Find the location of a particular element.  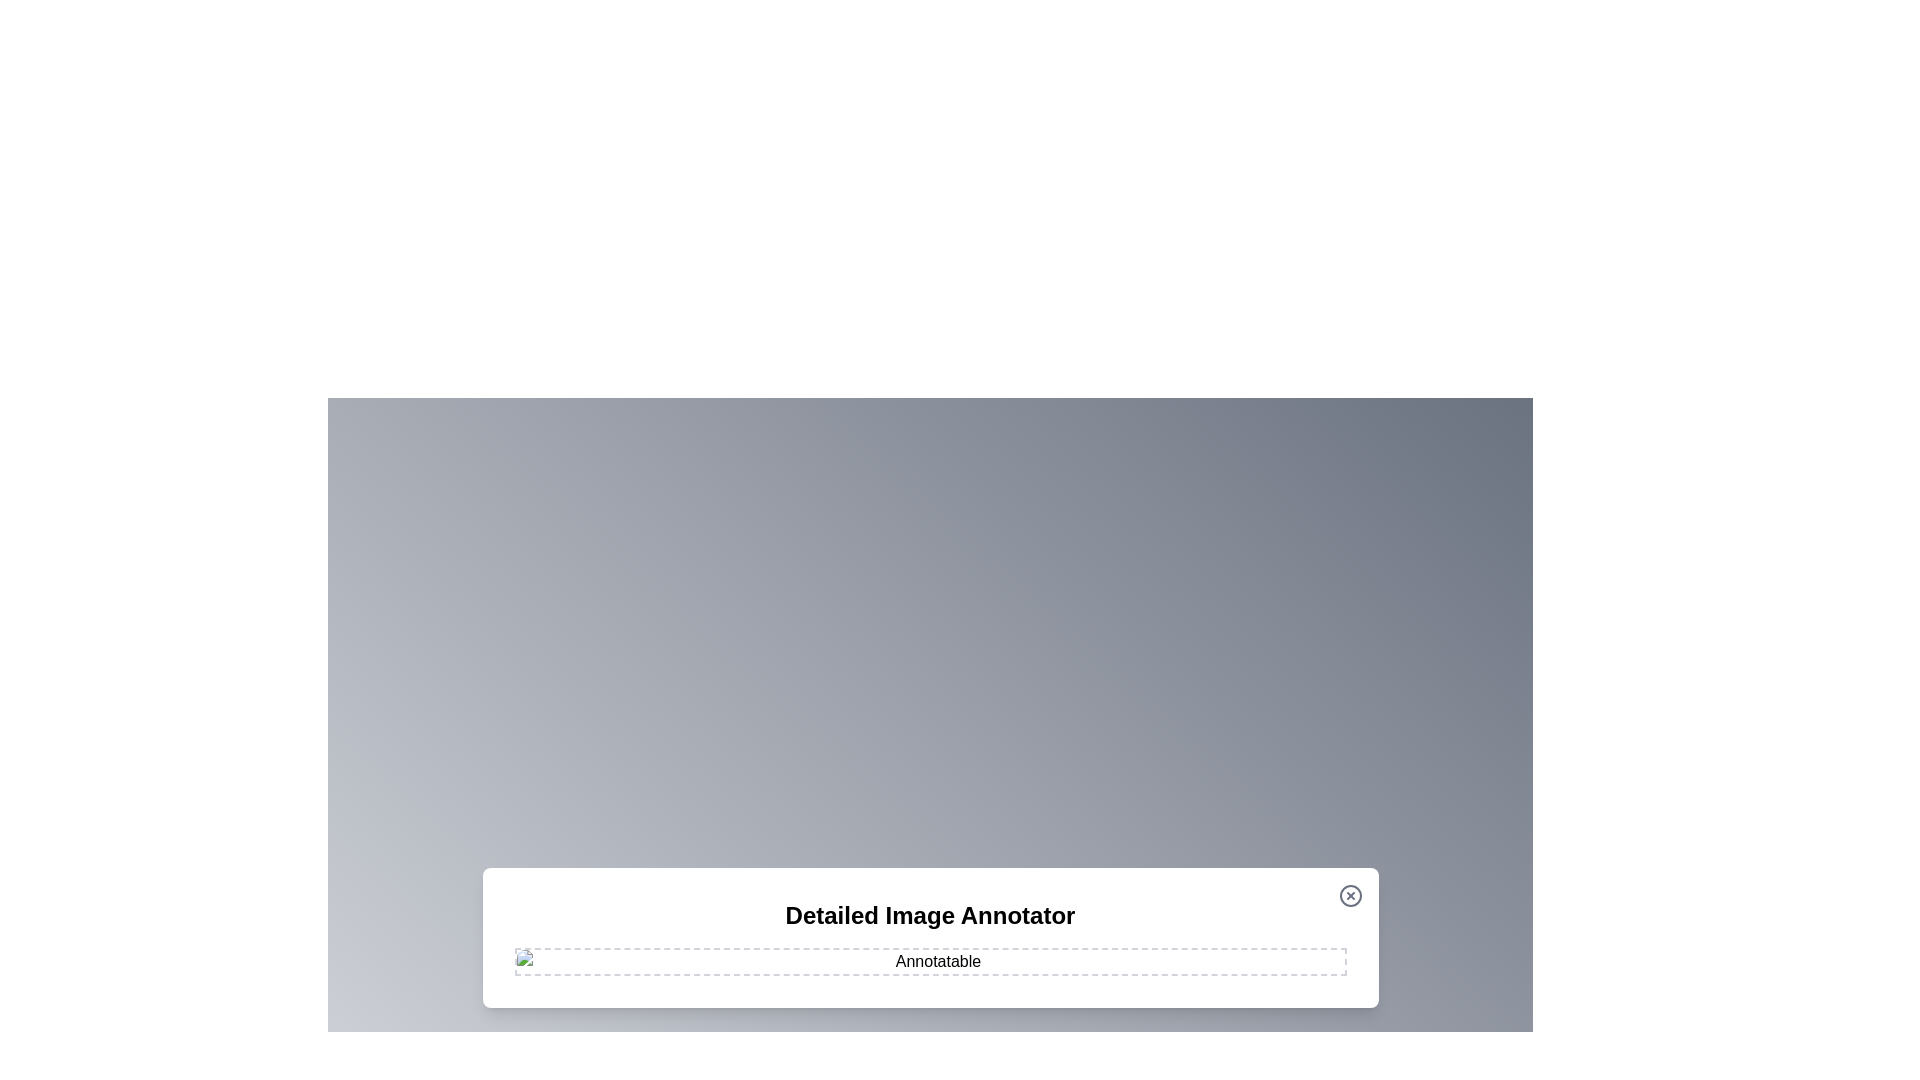

the image at coordinates (1158, 950) to add an annotation is located at coordinates (1157, 948).